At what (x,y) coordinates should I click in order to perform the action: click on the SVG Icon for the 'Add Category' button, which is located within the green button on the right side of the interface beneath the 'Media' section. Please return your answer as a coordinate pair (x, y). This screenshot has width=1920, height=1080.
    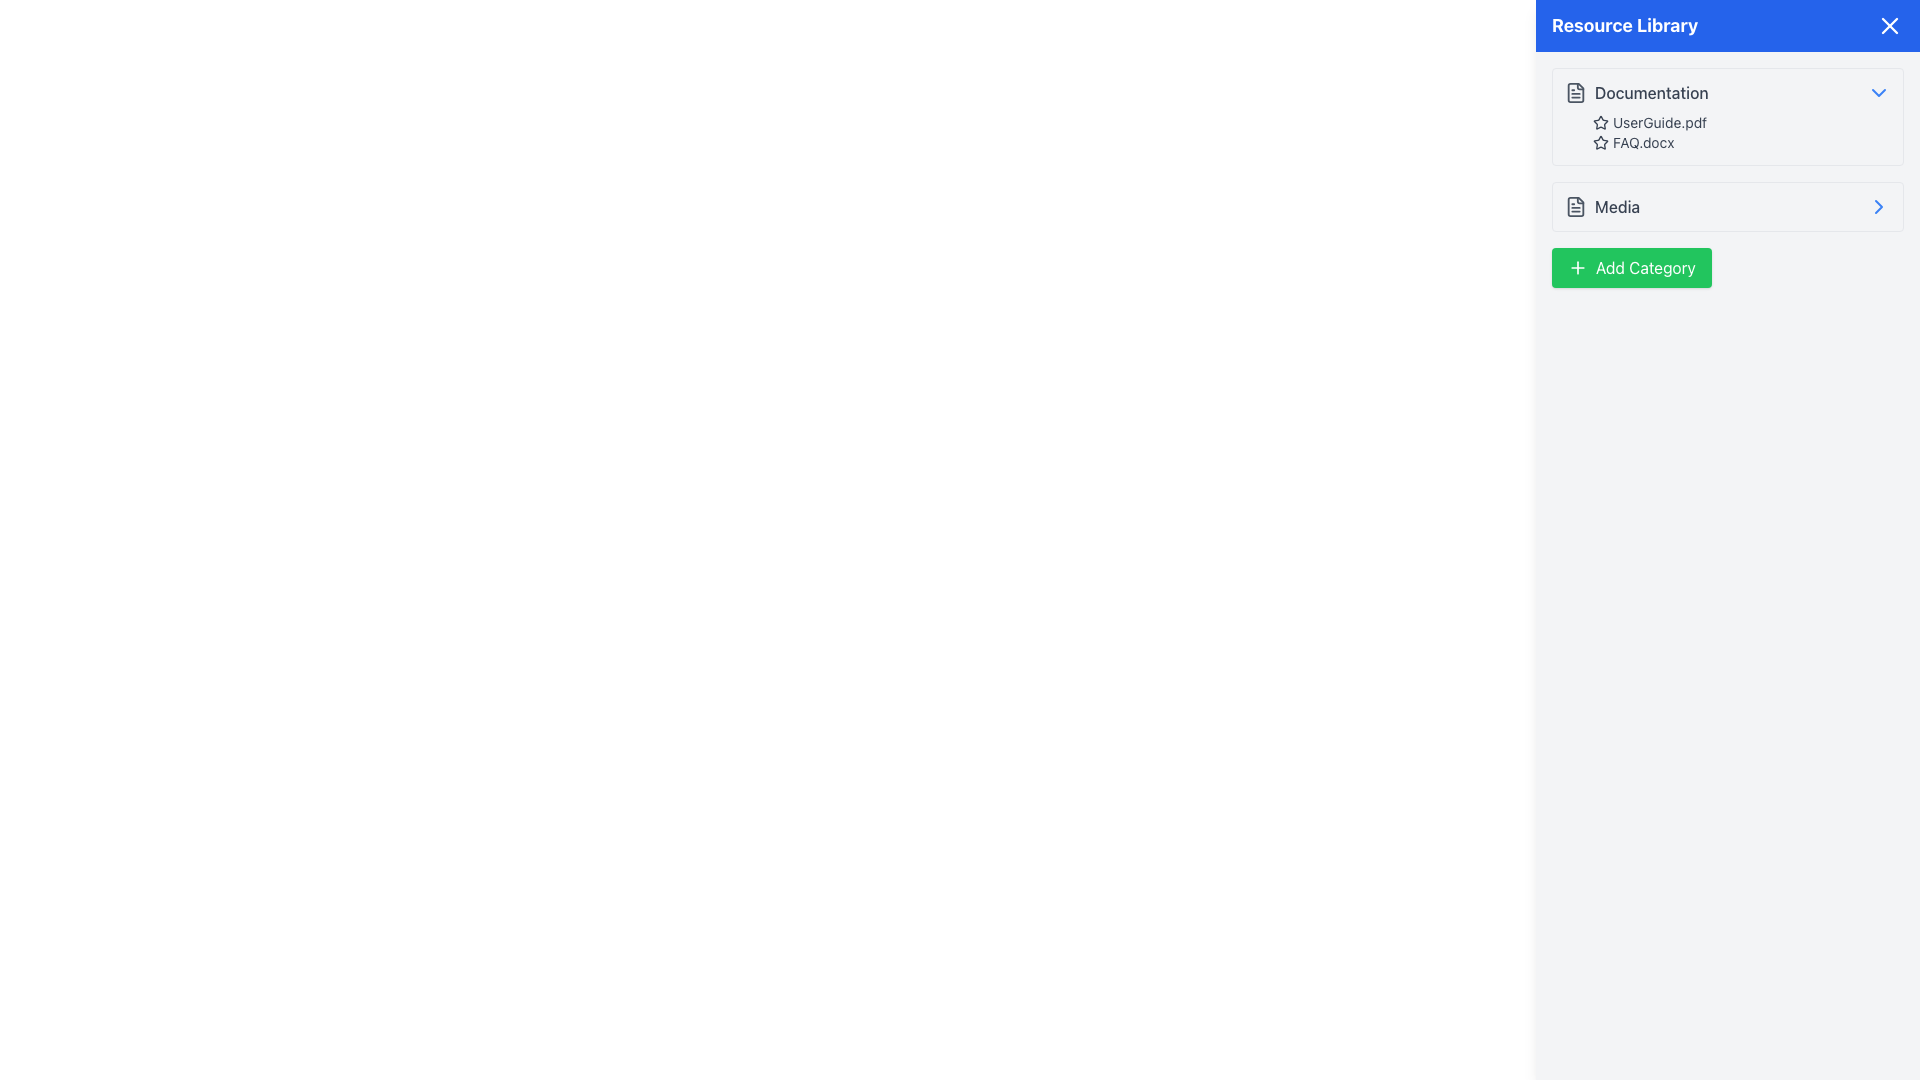
    Looking at the image, I should click on (1577, 266).